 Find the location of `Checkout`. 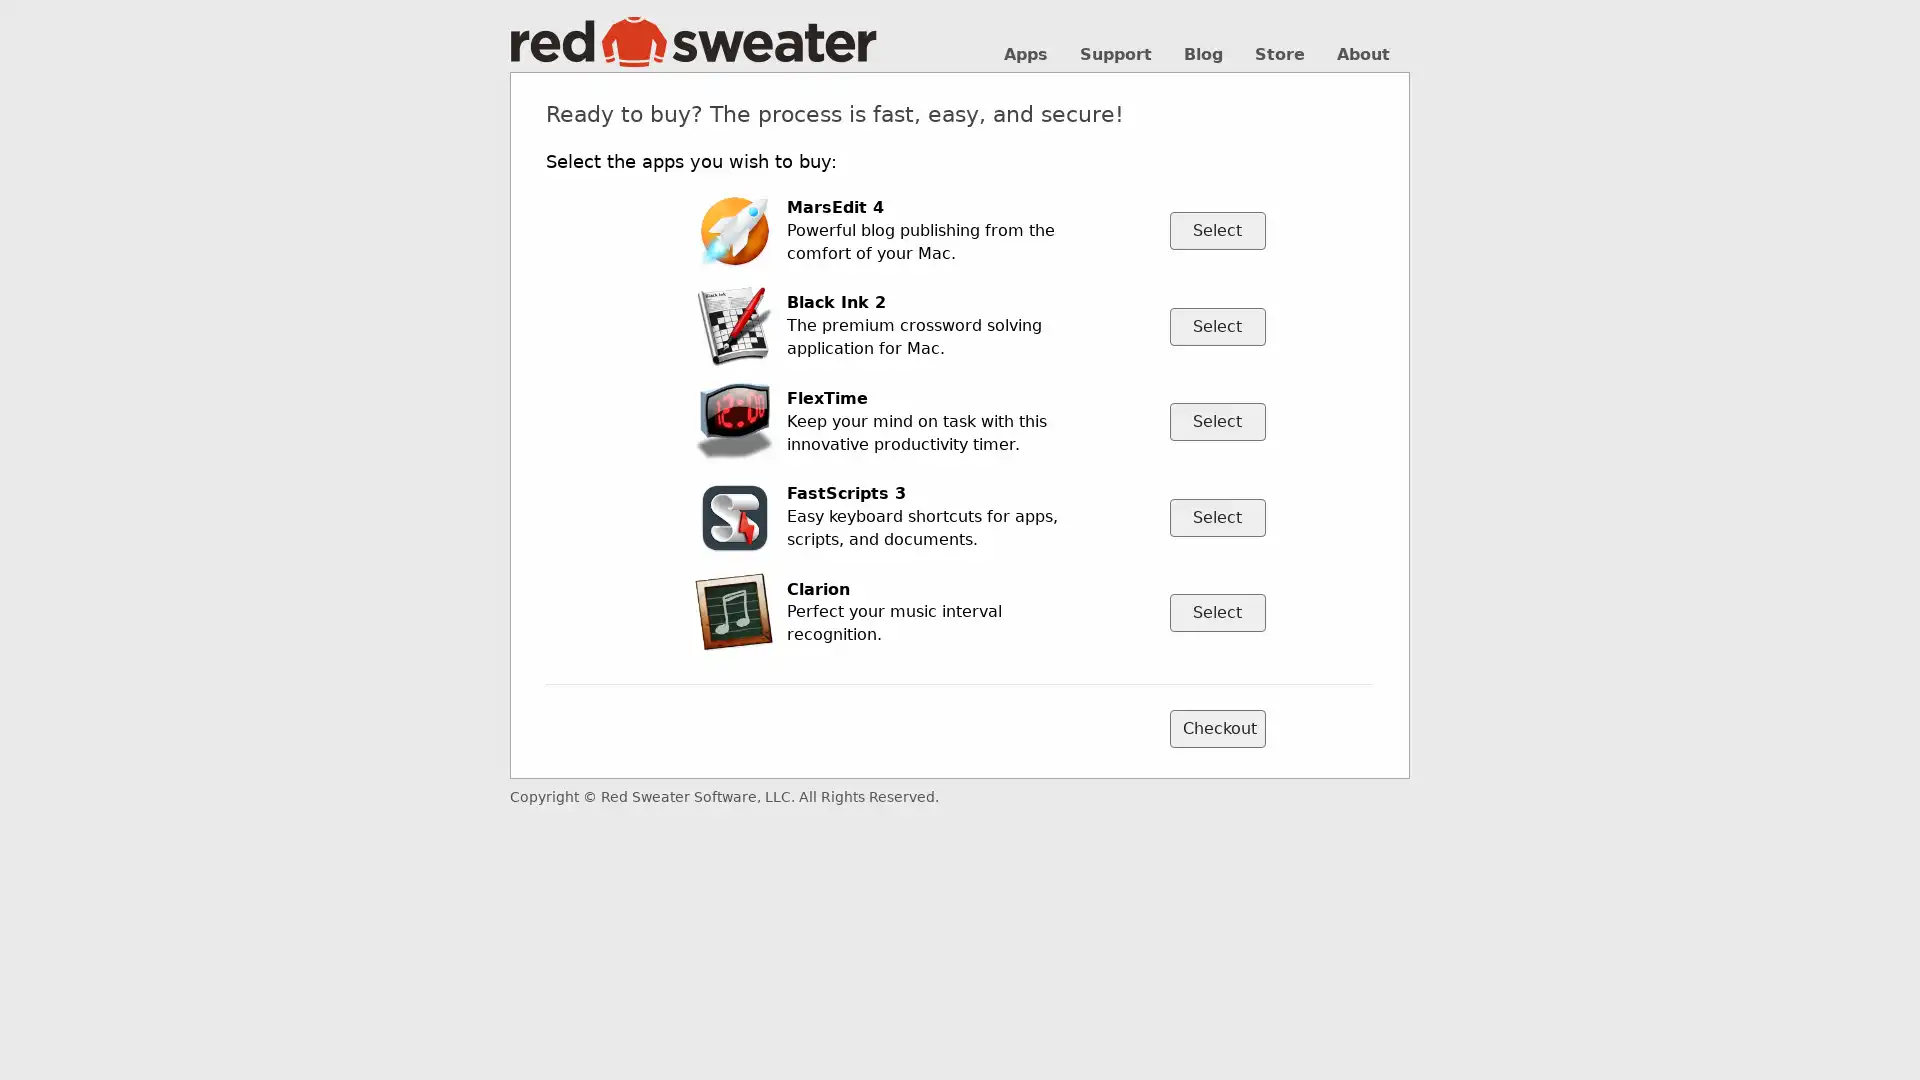

Checkout is located at coordinates (1216, 729).